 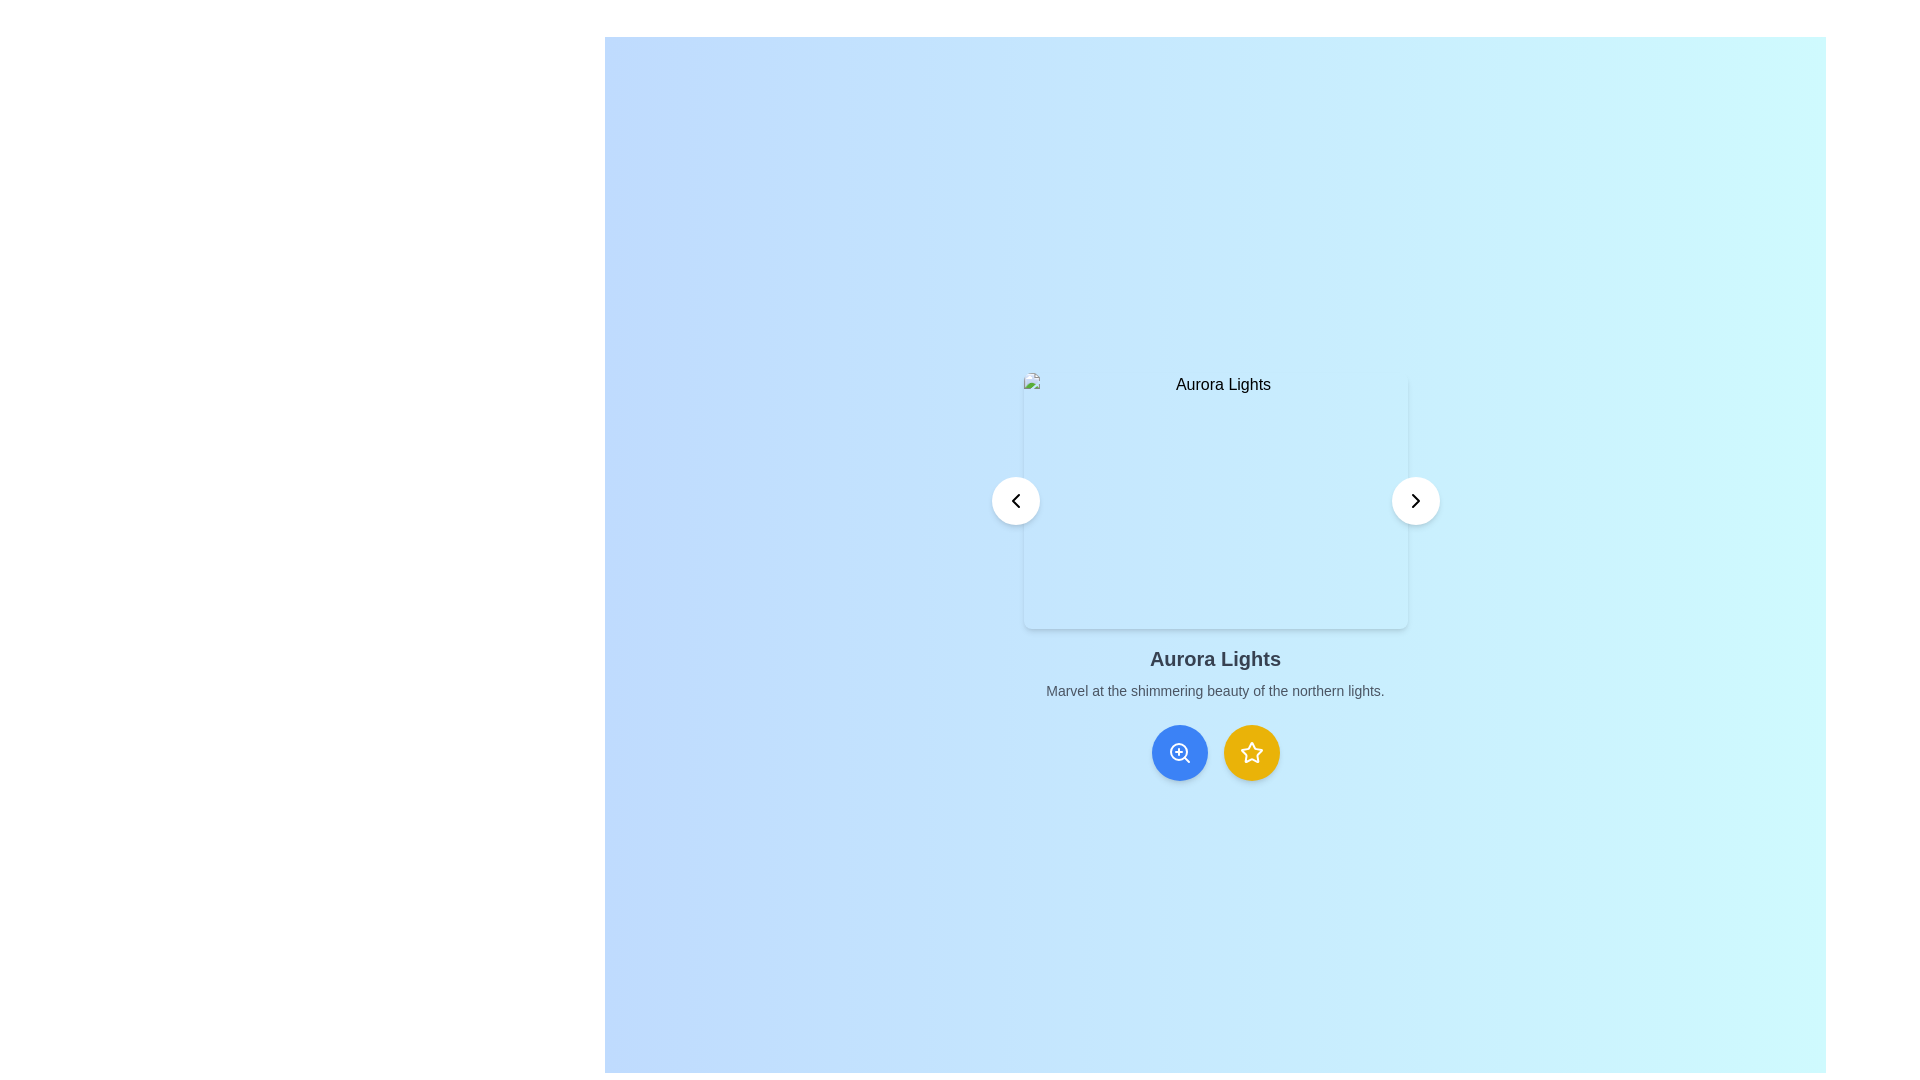 What do you see at coordinates (1214, 659) in the screenshot?
I see `the 'Aurora Lights' heading text, which is displayed in bold, larger font and dark gray color, positioned above the subtext within a light blue background` at bounding box center [1214, 659].